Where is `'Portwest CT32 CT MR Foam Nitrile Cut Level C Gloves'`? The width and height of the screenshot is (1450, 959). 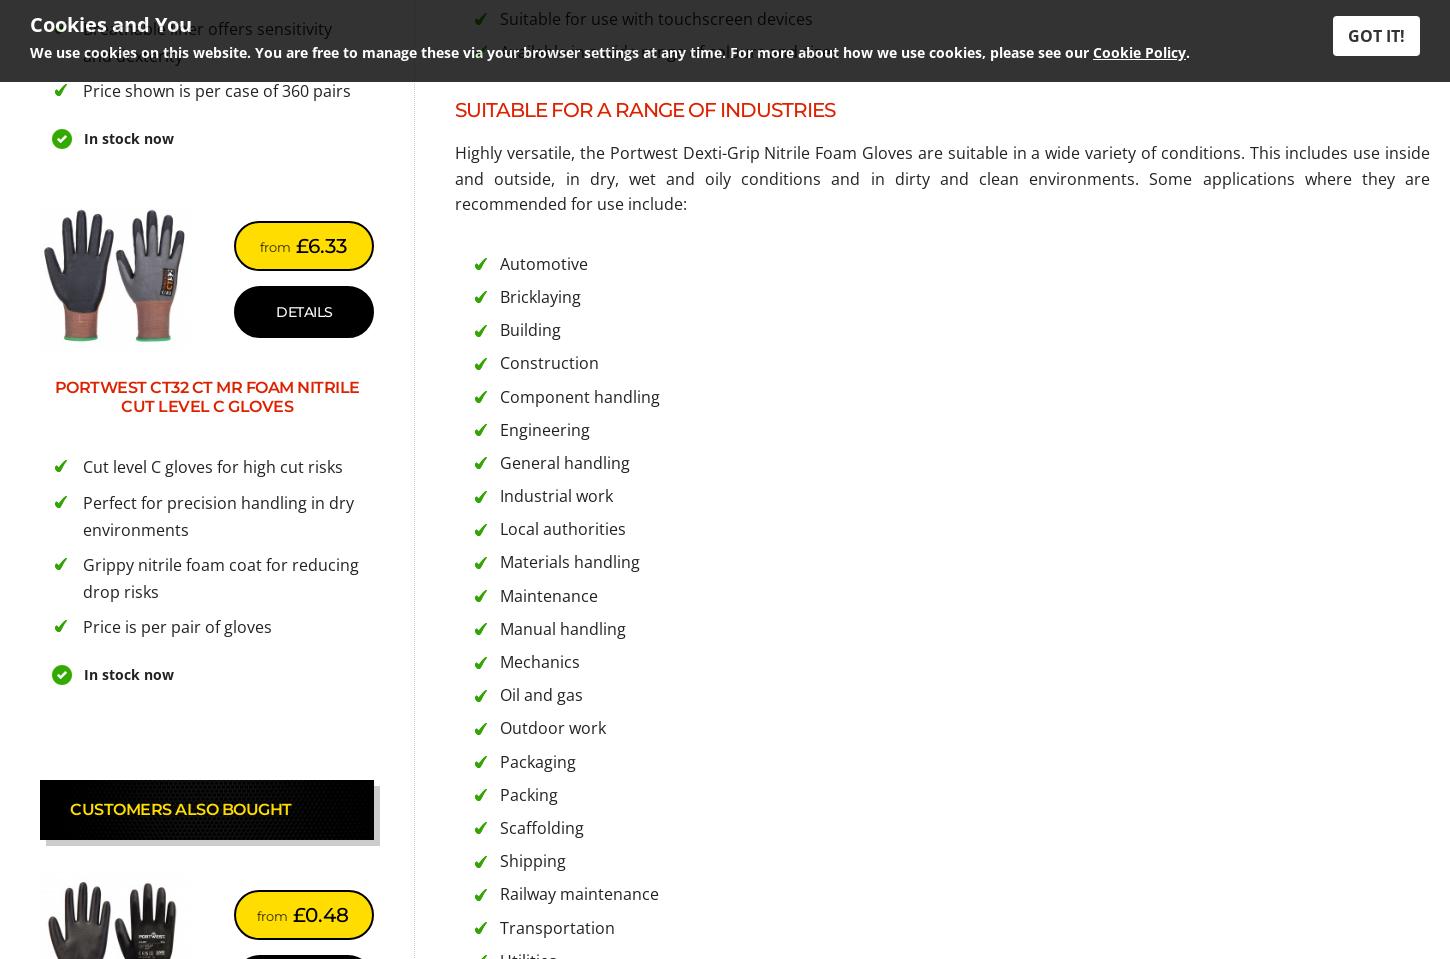
'Portwest CT32 CT MR Foam Nitrile Cut Level C Gloves' is located at coordinates (53, 397).